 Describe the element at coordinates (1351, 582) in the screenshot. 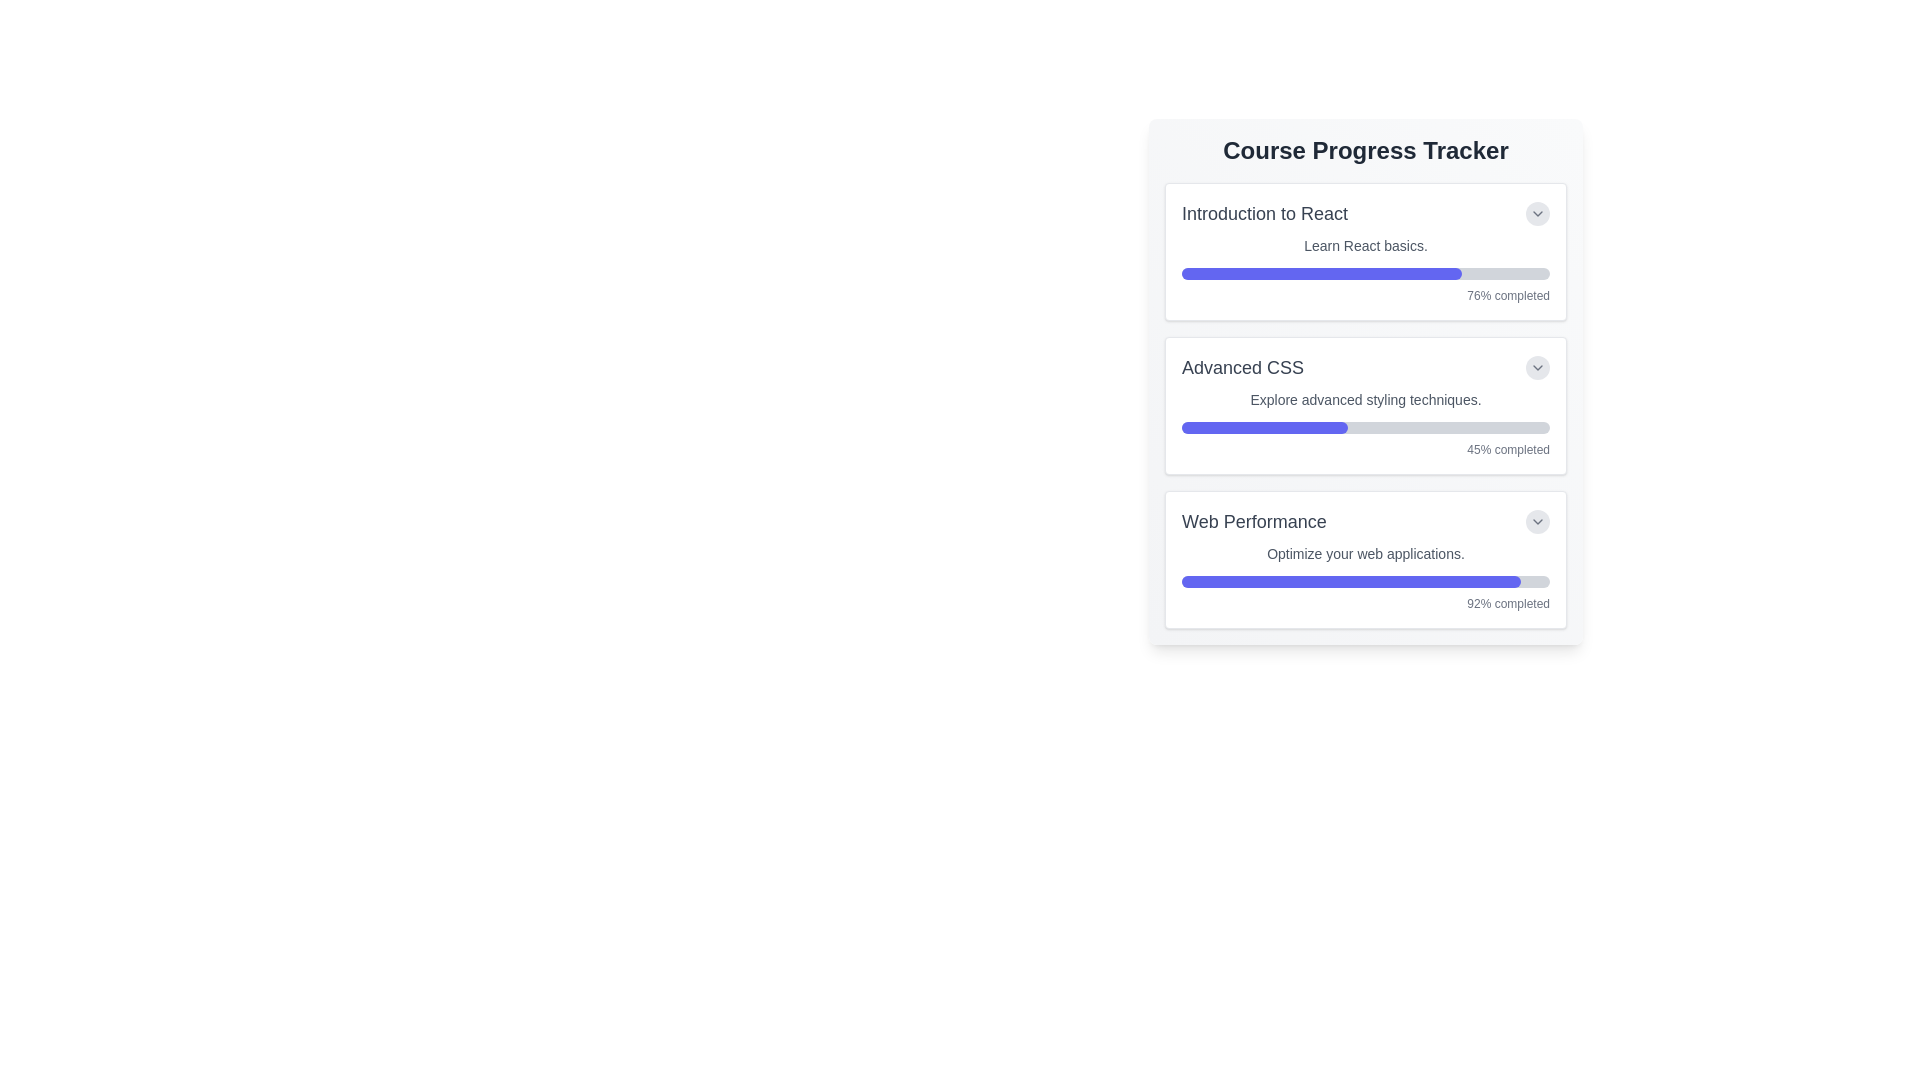

I see `the inner filled portion of the gray progress bar representing the completion percentage of the 'Web Performance' course, located at the bottom of the card` at that location.